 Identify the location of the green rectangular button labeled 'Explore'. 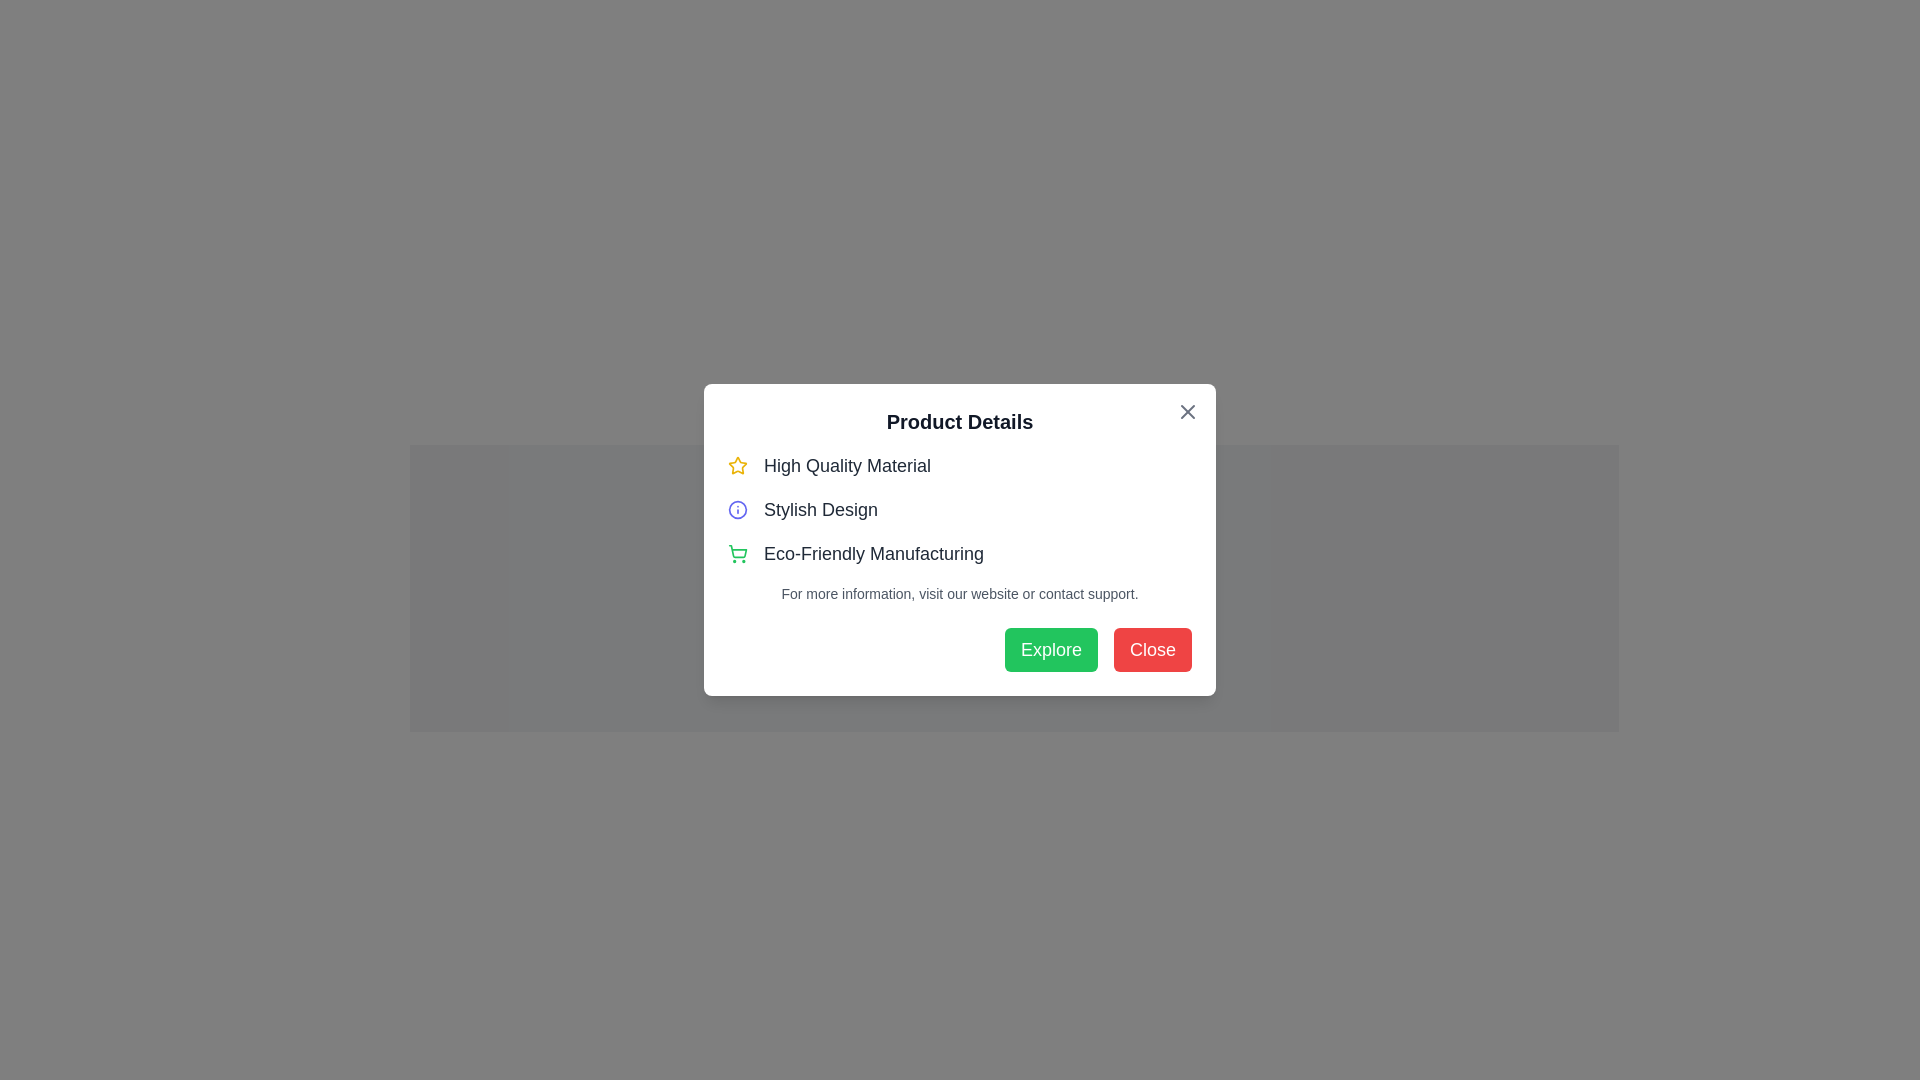
(1050, 650).